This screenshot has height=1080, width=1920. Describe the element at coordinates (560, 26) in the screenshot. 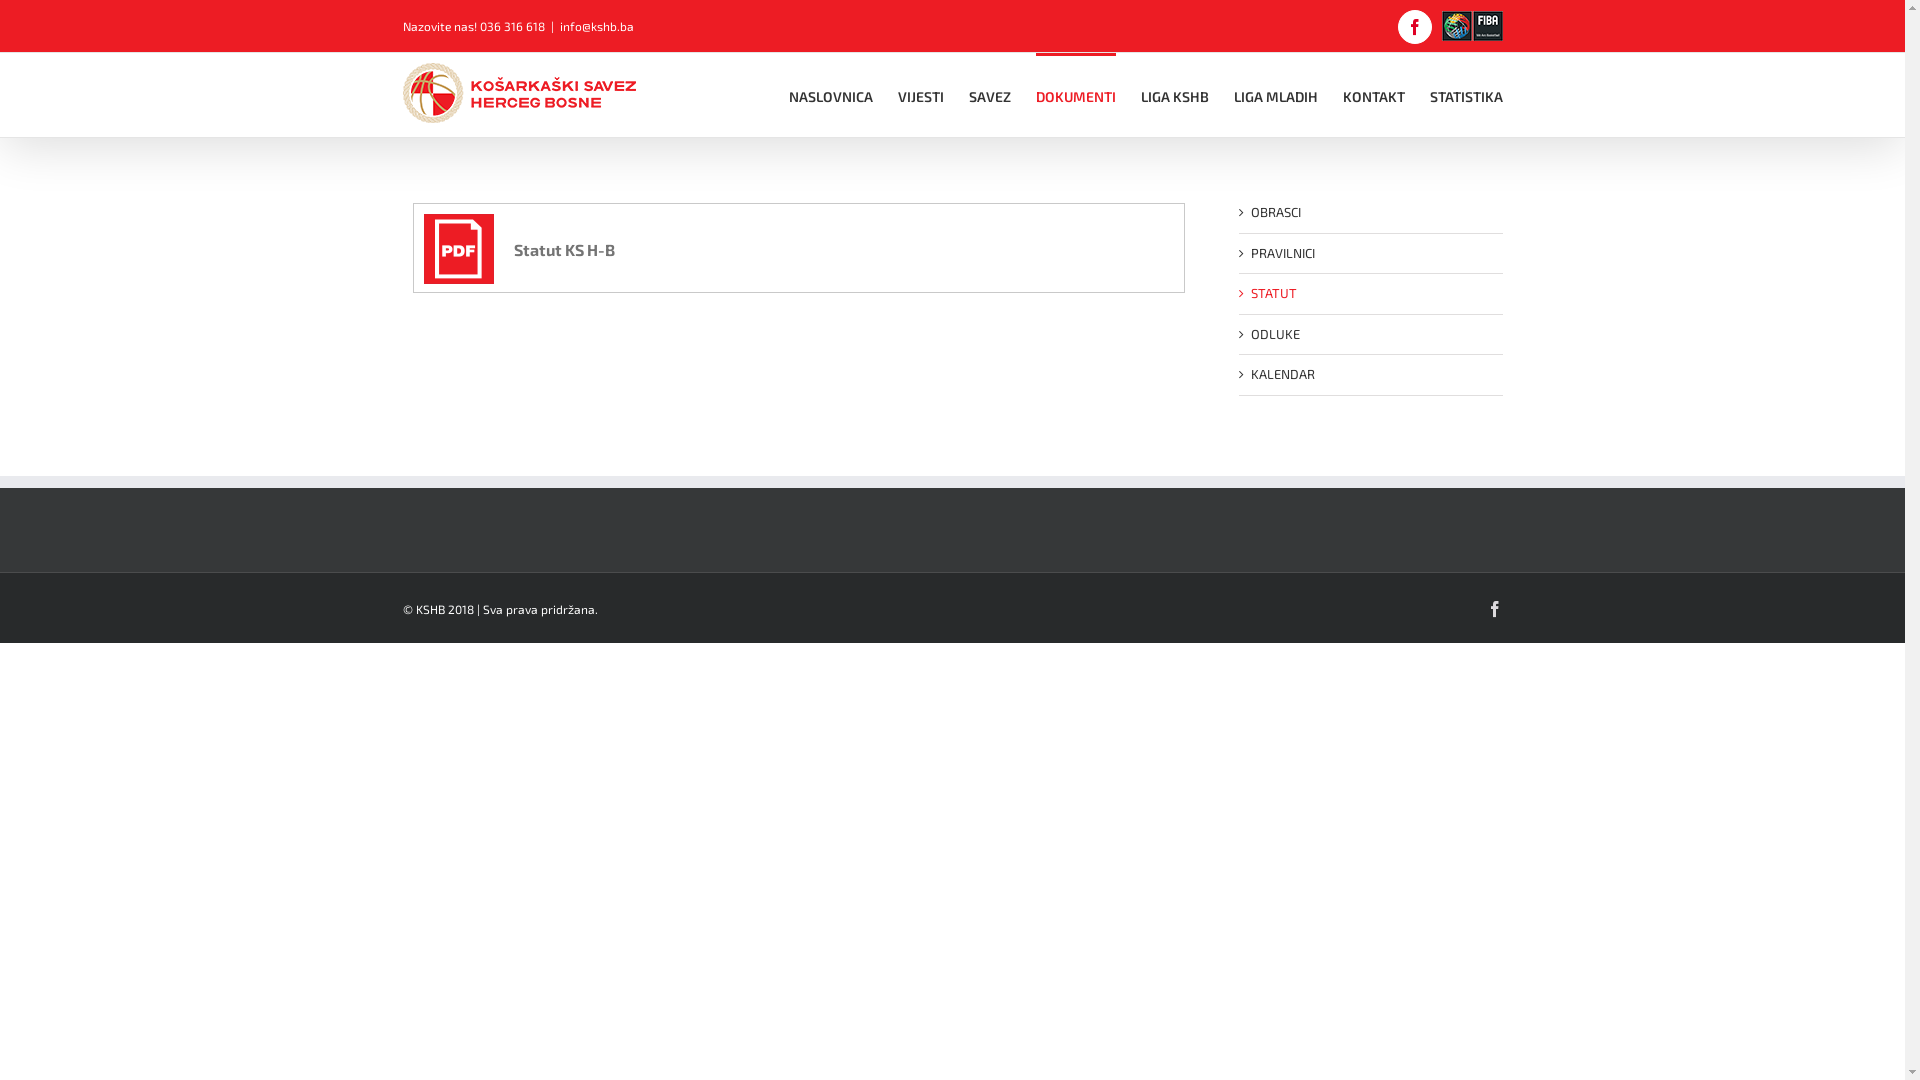

I see `'info@kshb.ba'` at that location.